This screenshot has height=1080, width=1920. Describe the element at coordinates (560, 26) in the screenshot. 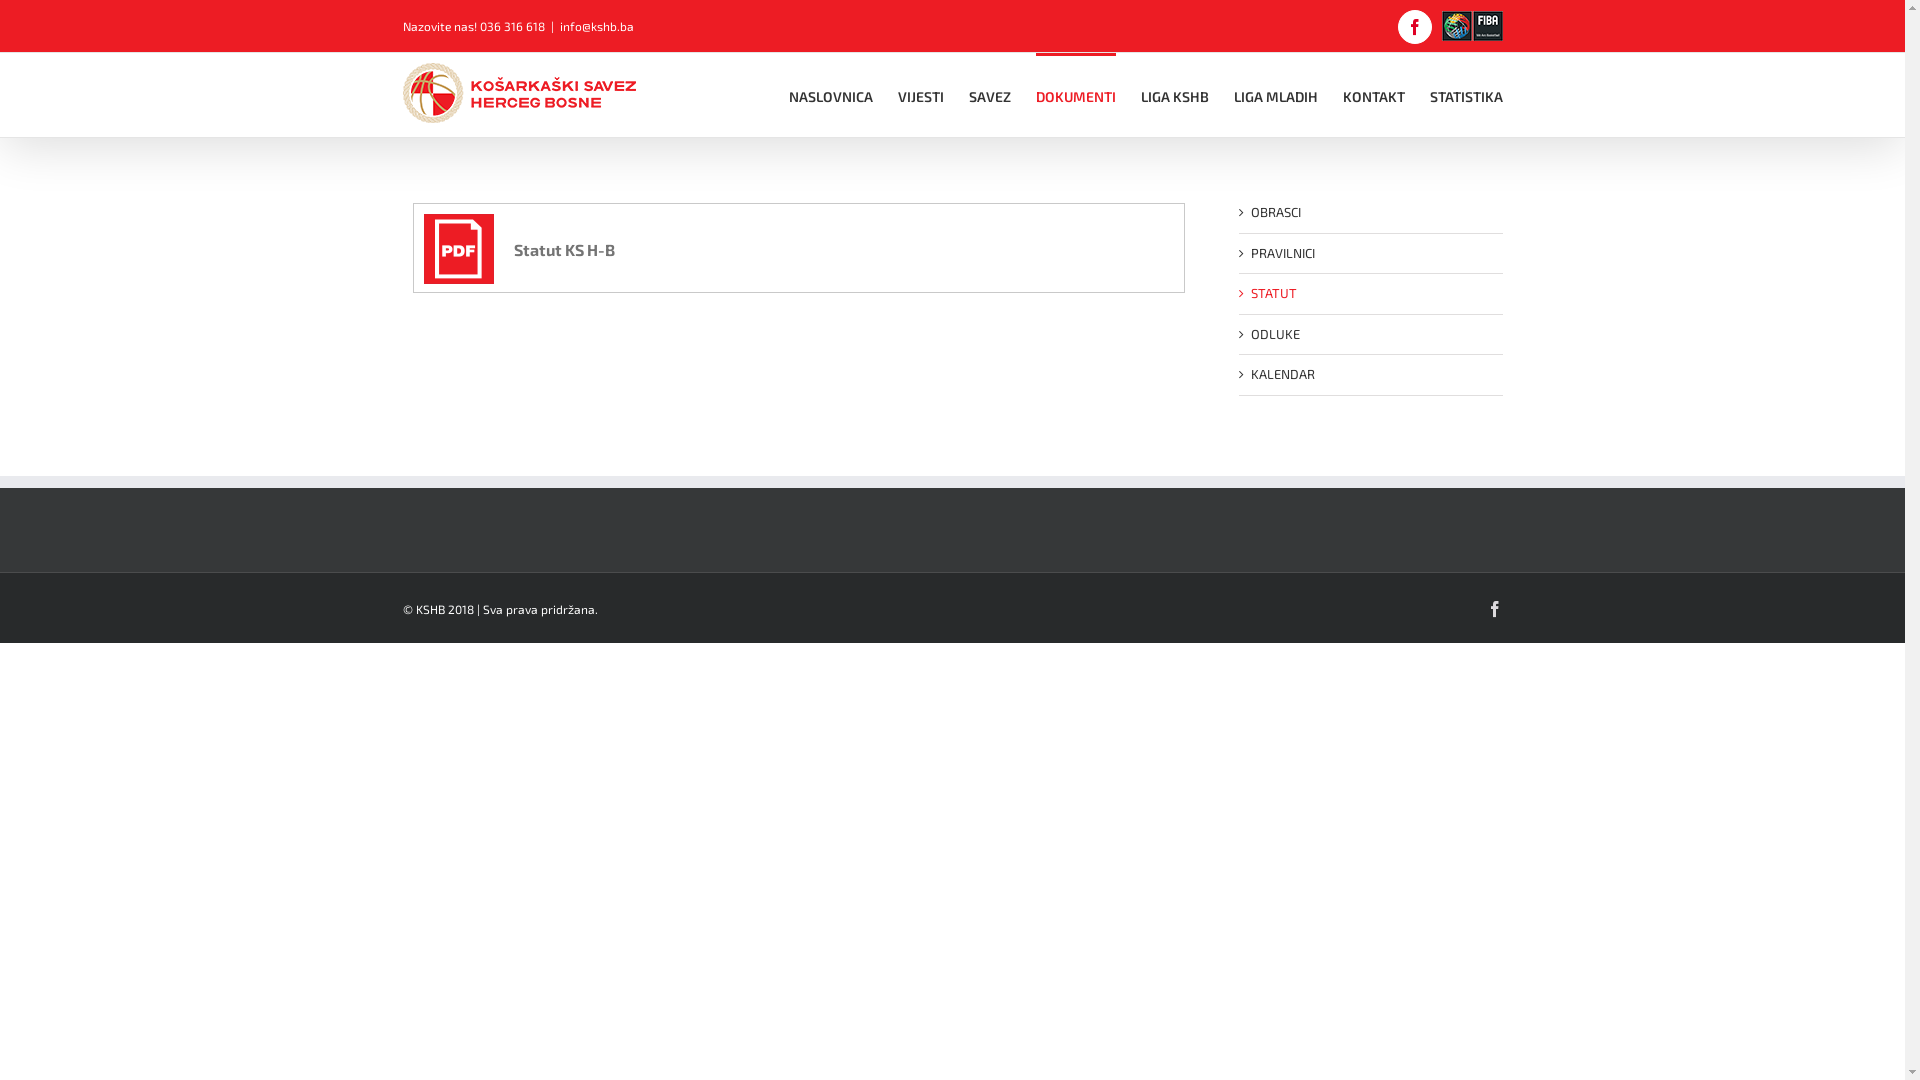

I see `'info@kshb.ba'` at that location.